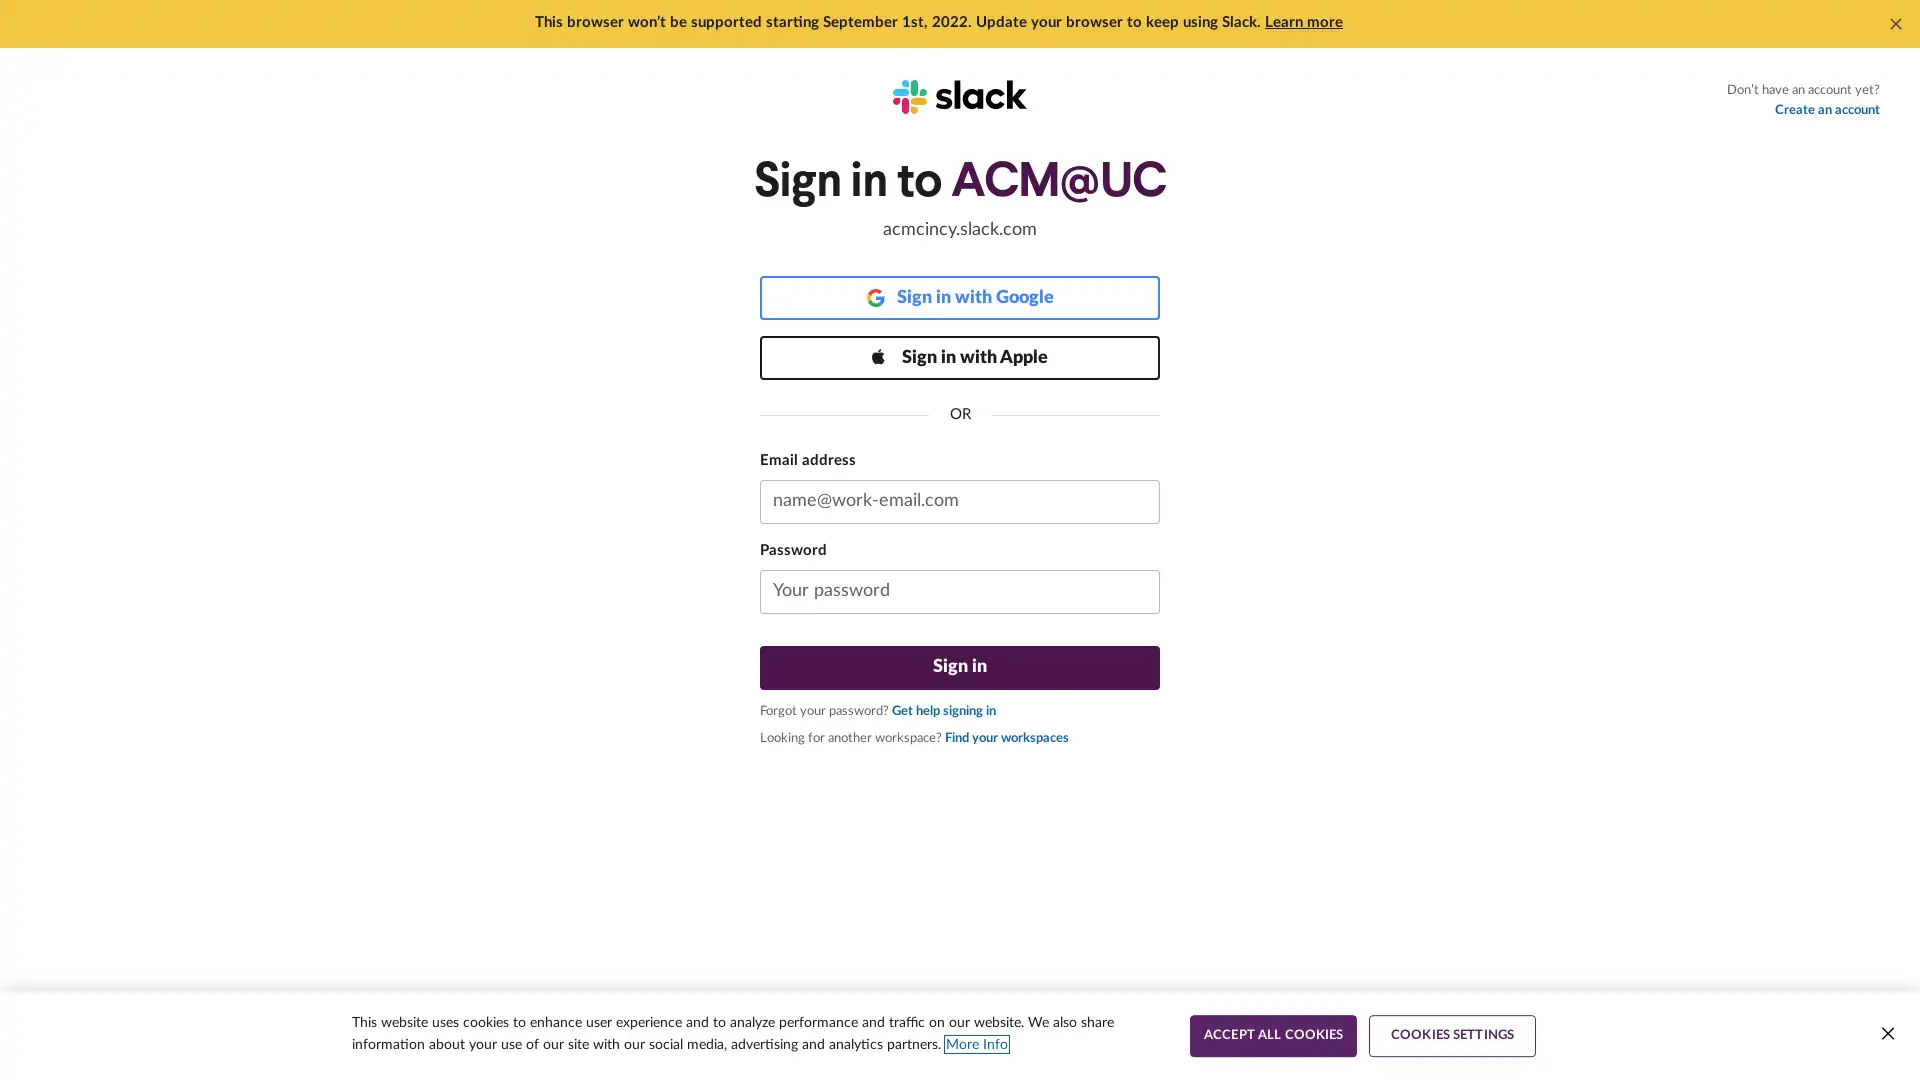 This screenshot has height=1080, width=1920. What do you see at coordinates (960, 297) in the screenshot?
I see `Sign in with Google` at bounding box center [960, 297].